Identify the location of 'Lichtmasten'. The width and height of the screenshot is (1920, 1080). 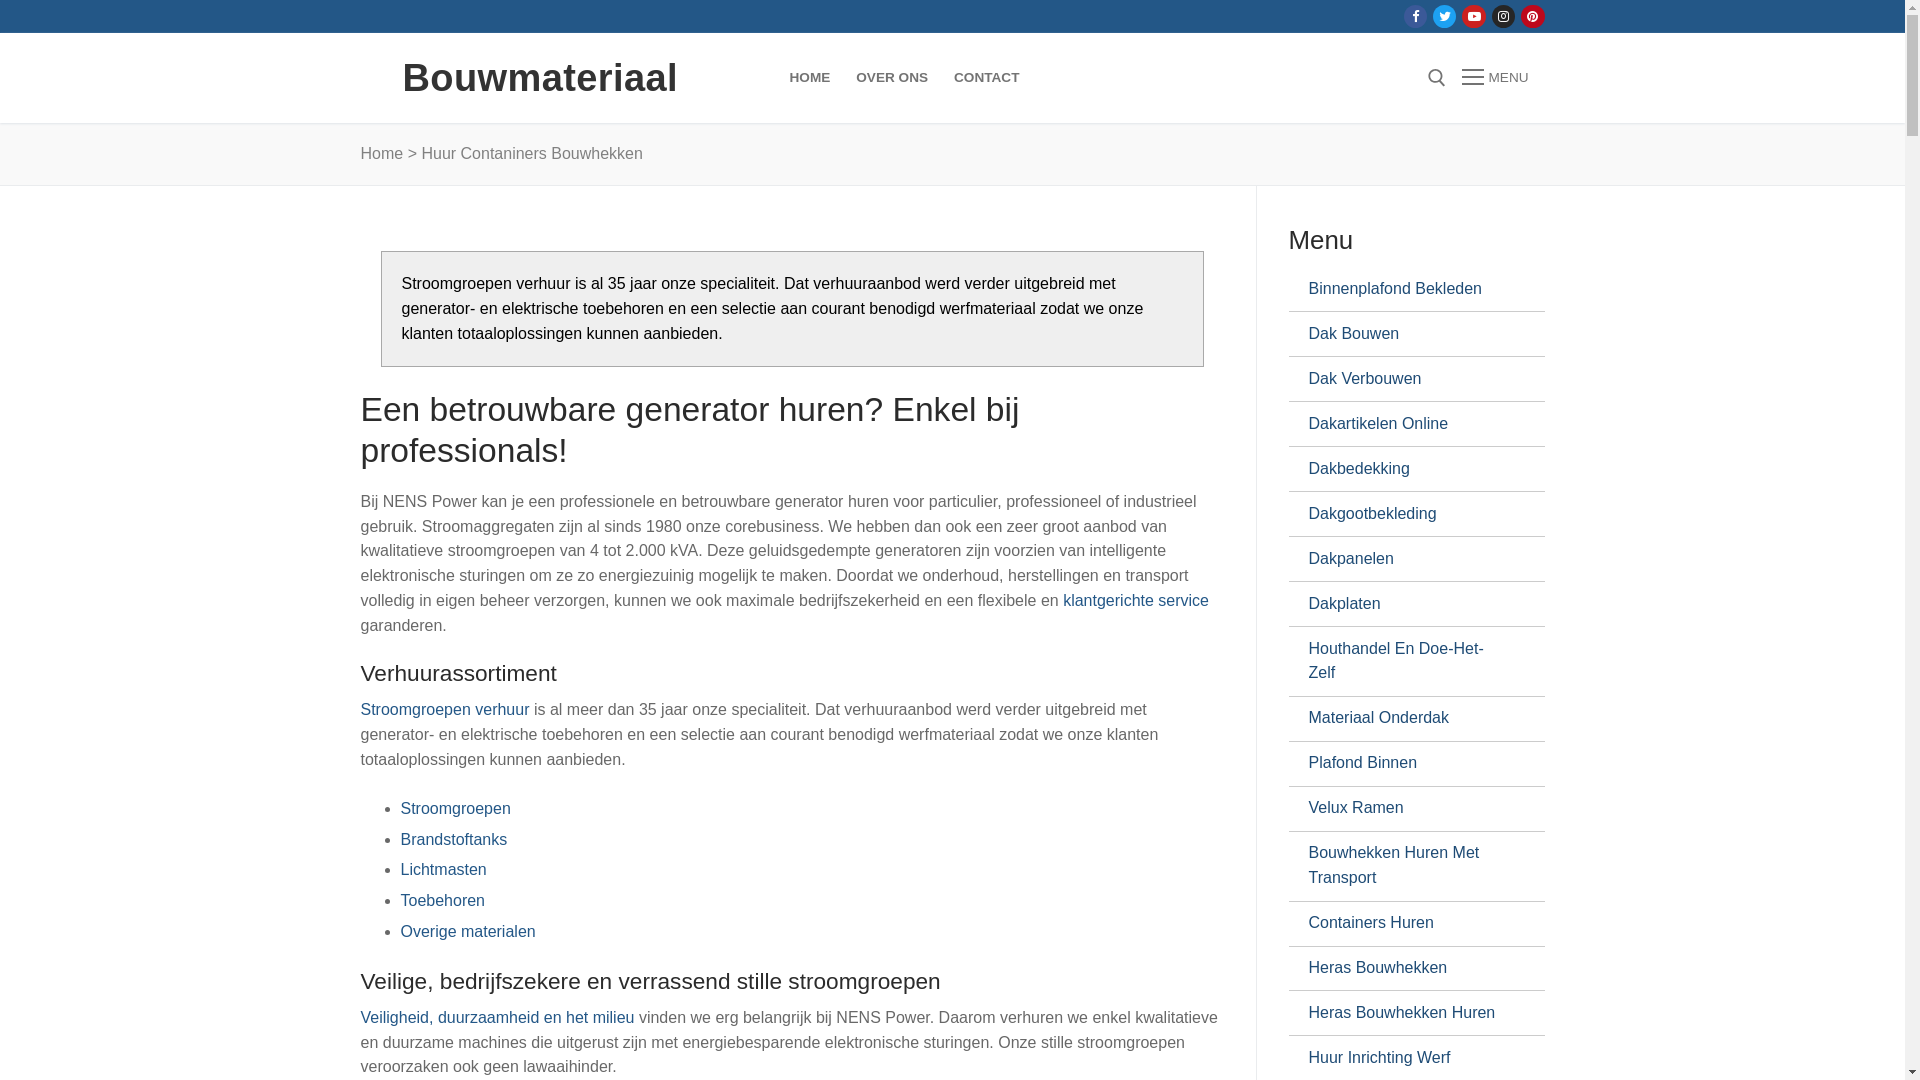
(399, 868).